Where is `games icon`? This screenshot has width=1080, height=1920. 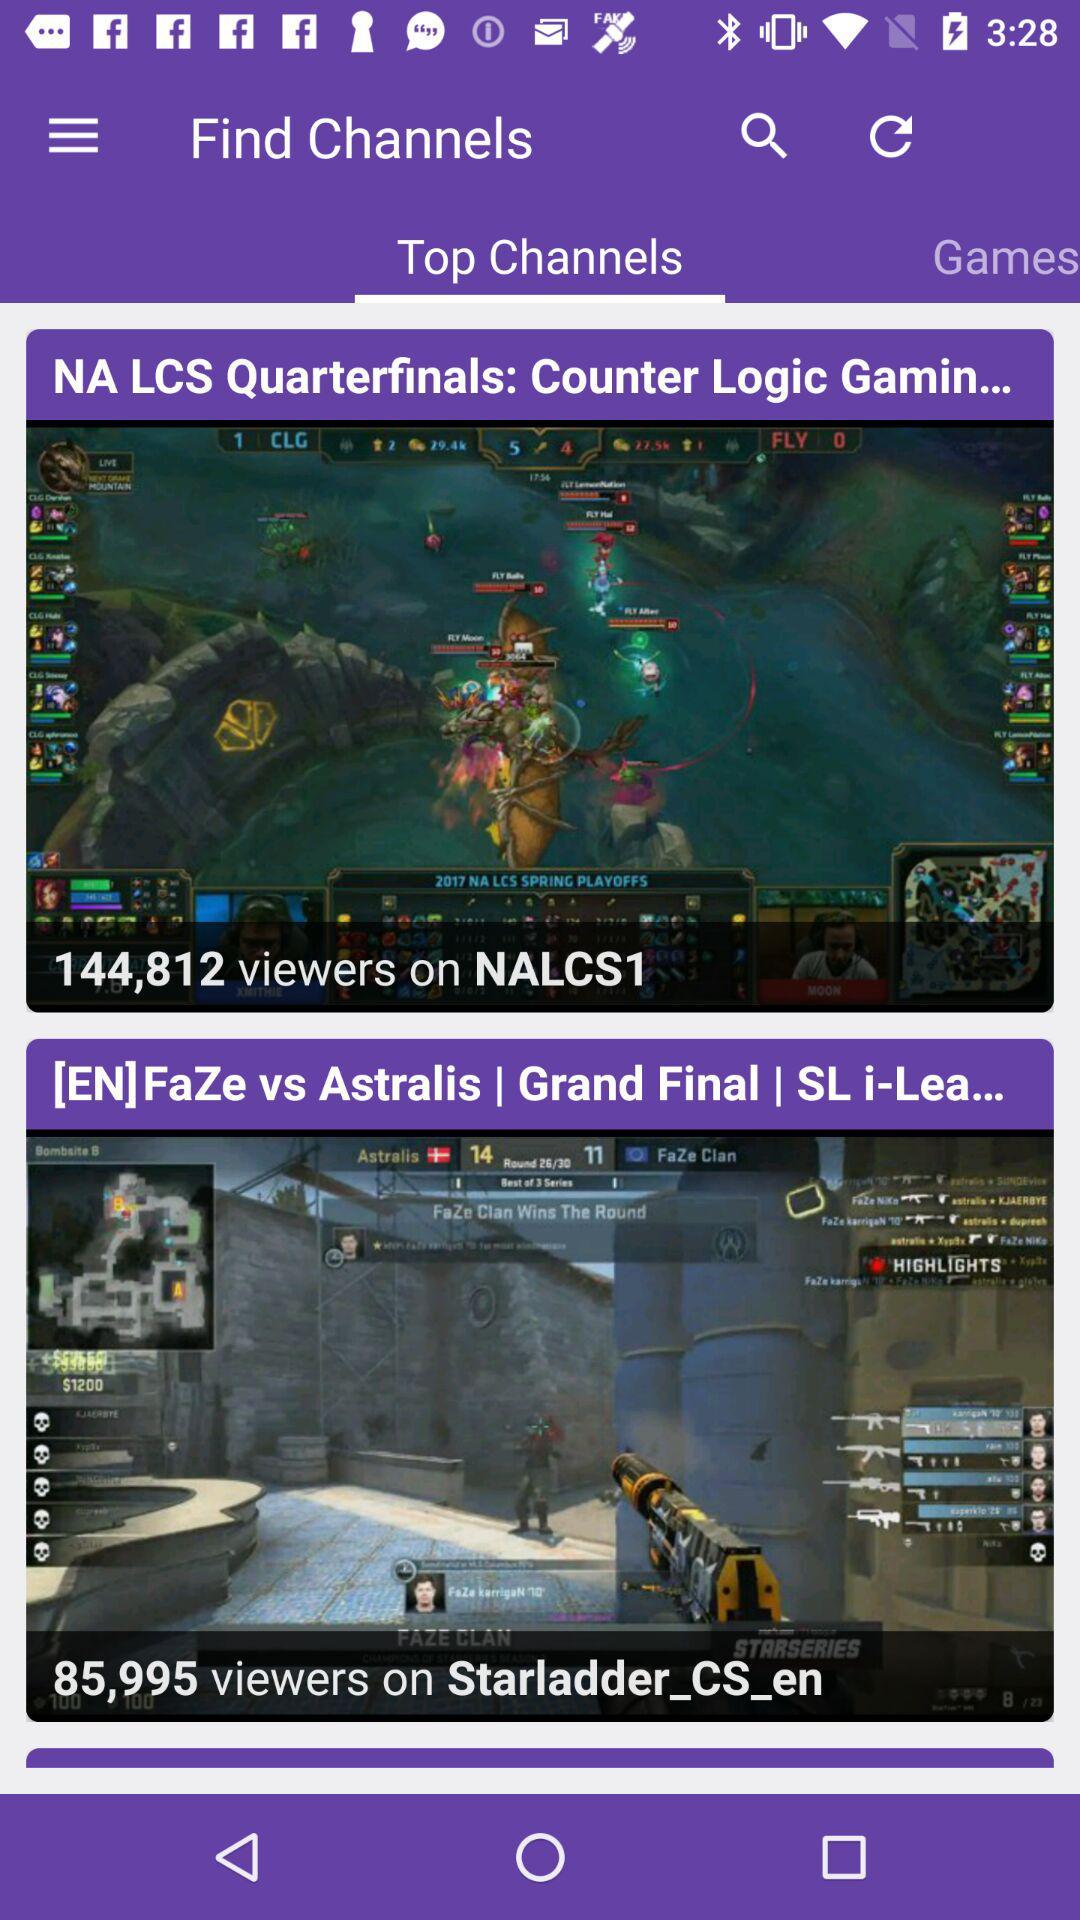
games icon is located at coordinates (1006, 254).